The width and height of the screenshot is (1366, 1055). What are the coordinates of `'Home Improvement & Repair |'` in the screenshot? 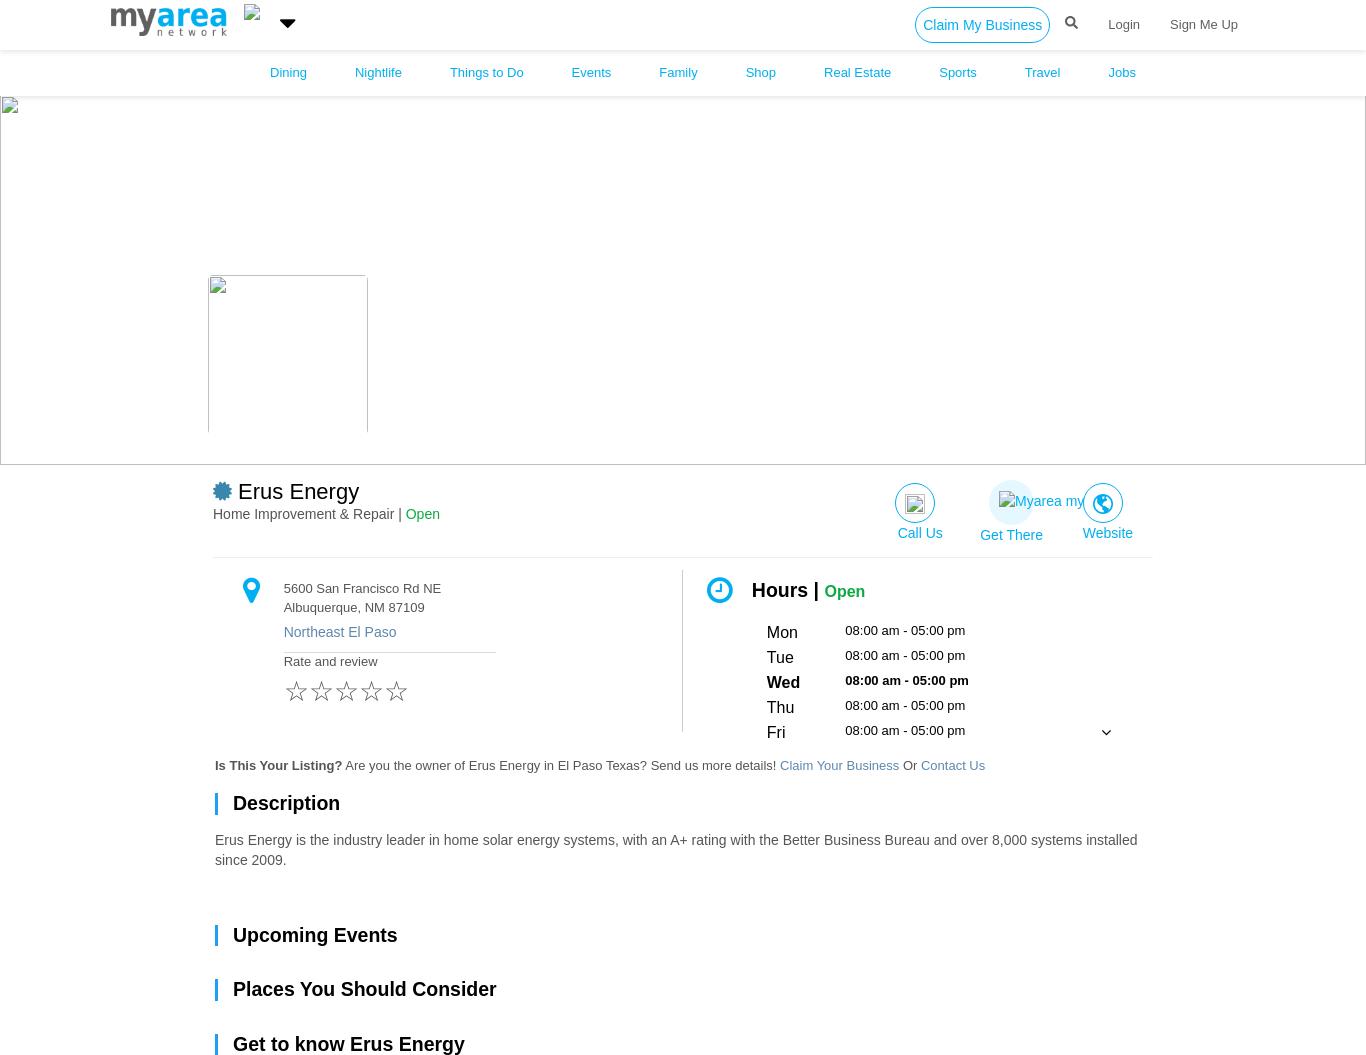 It's located at (308, 513).